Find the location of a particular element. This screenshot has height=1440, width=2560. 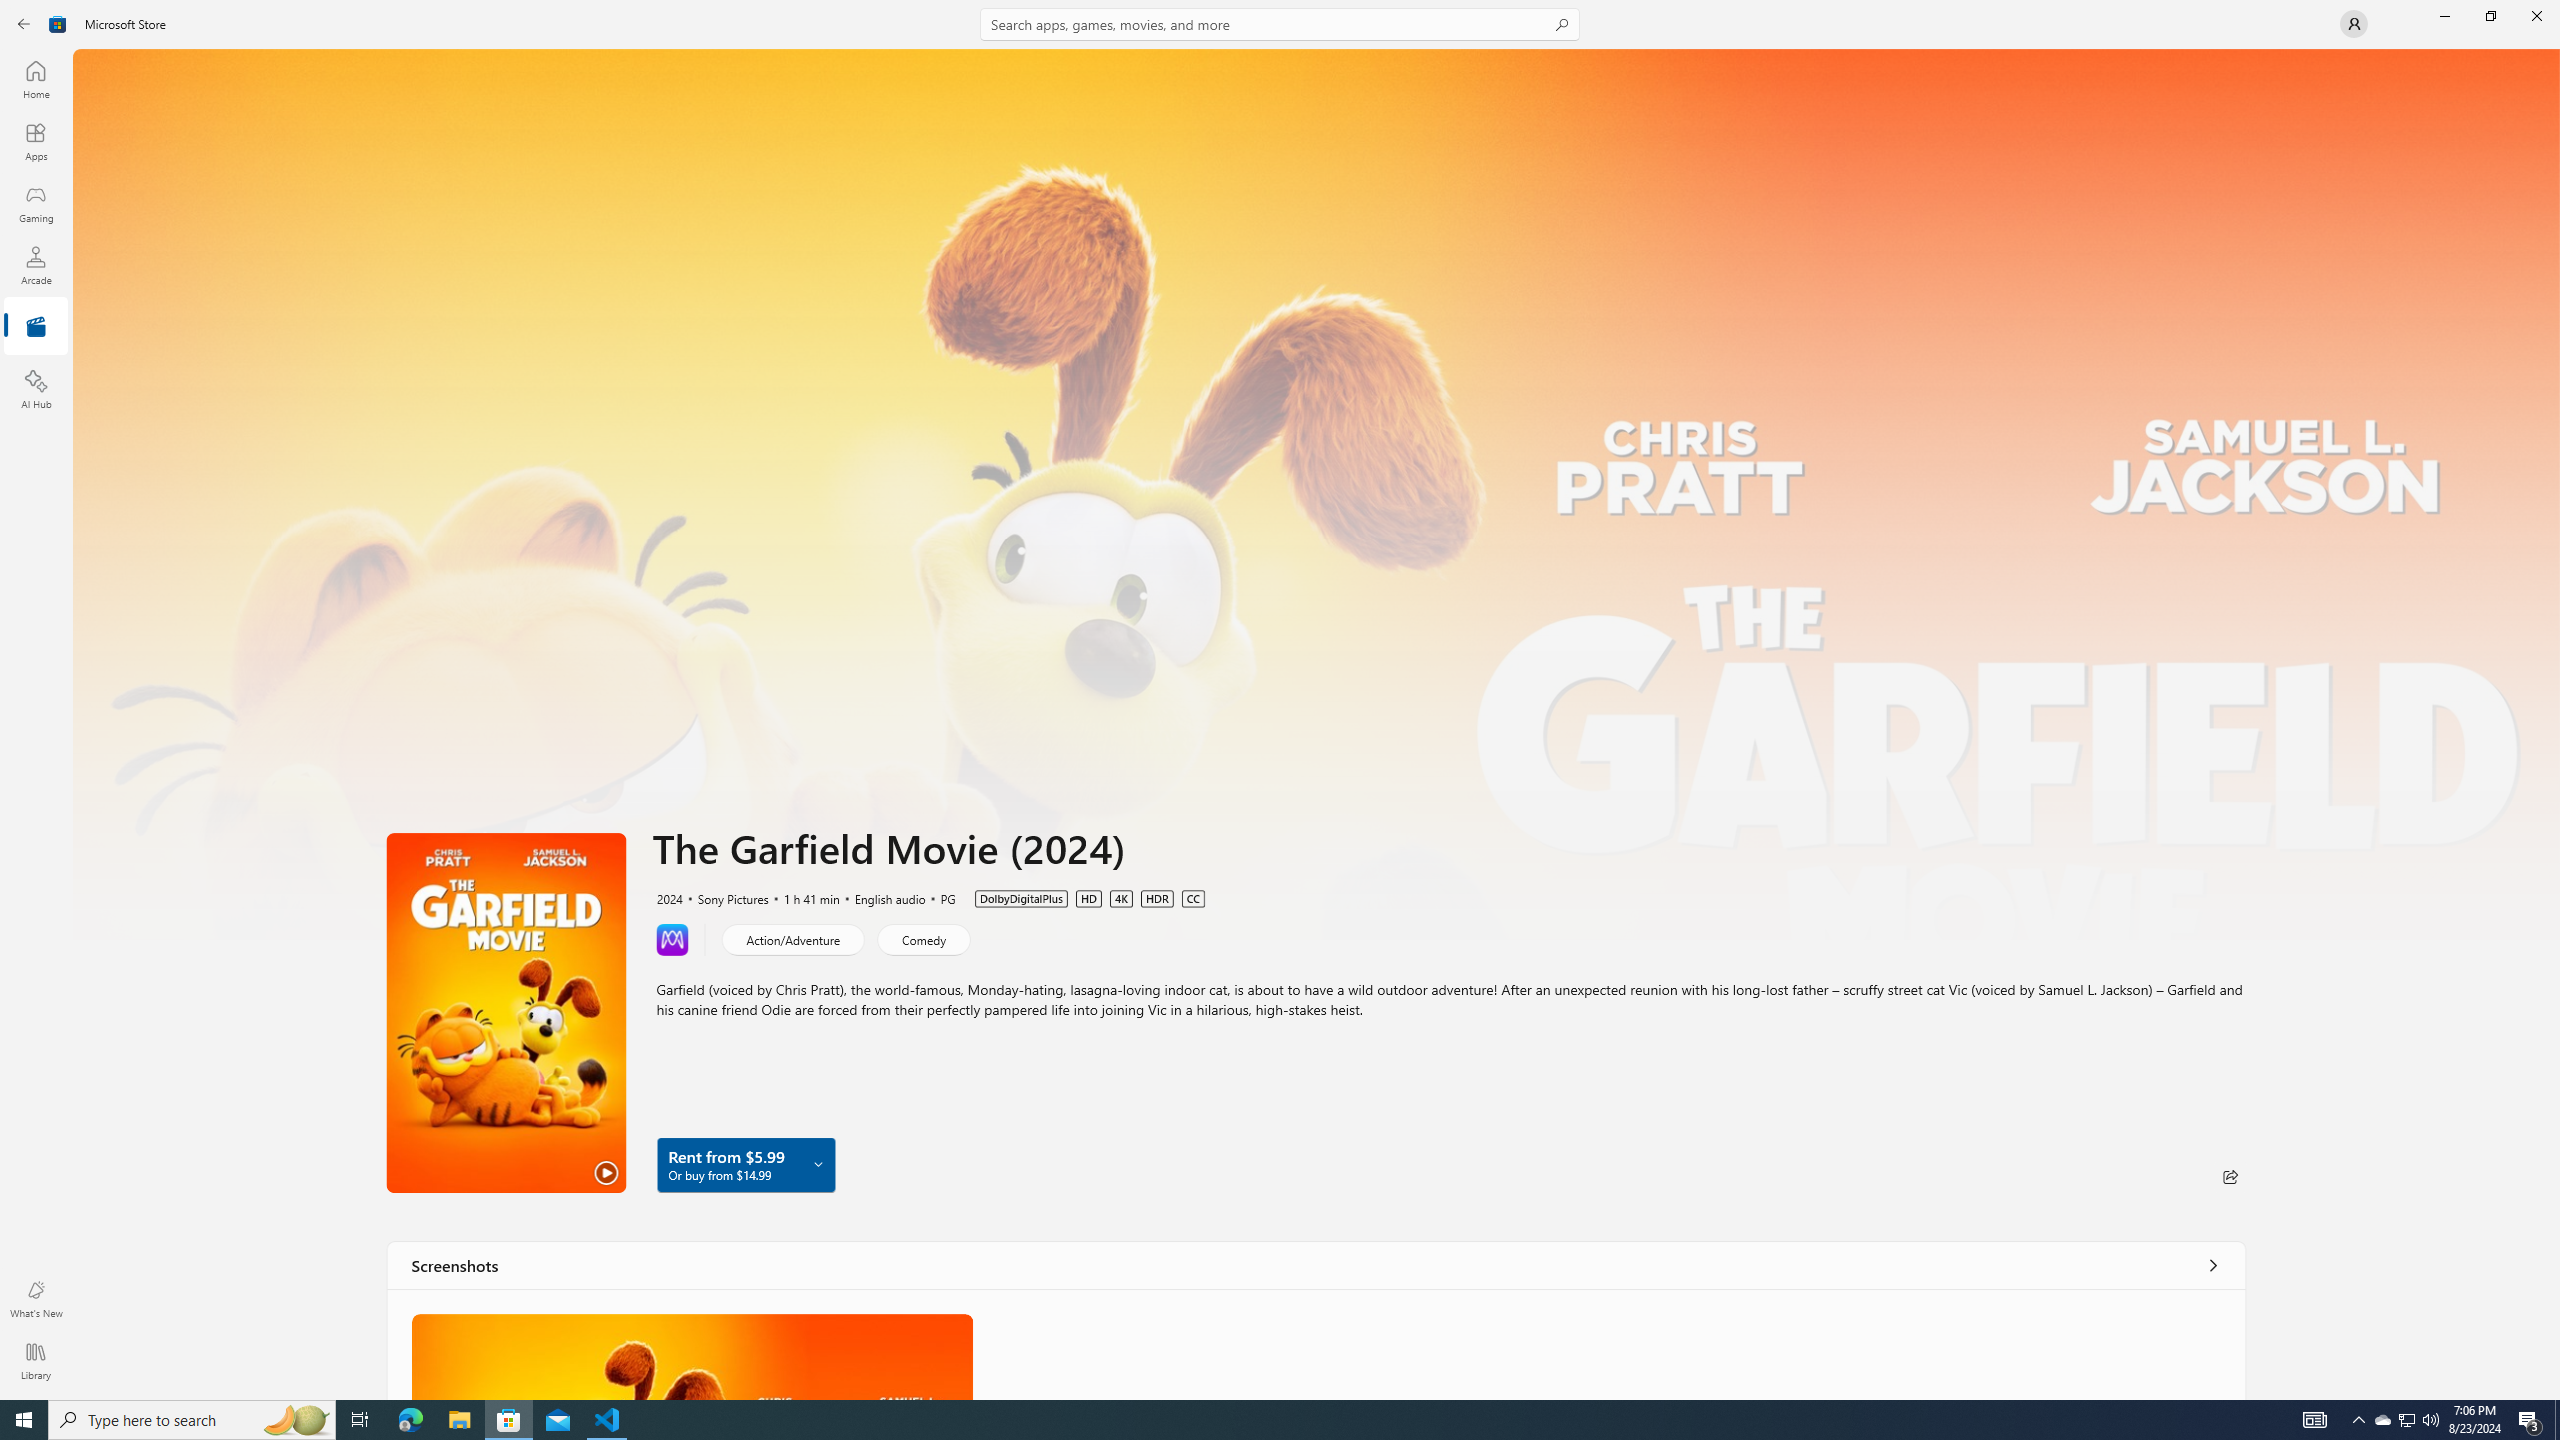

'Share' is located at coordinates (2229, 1175).